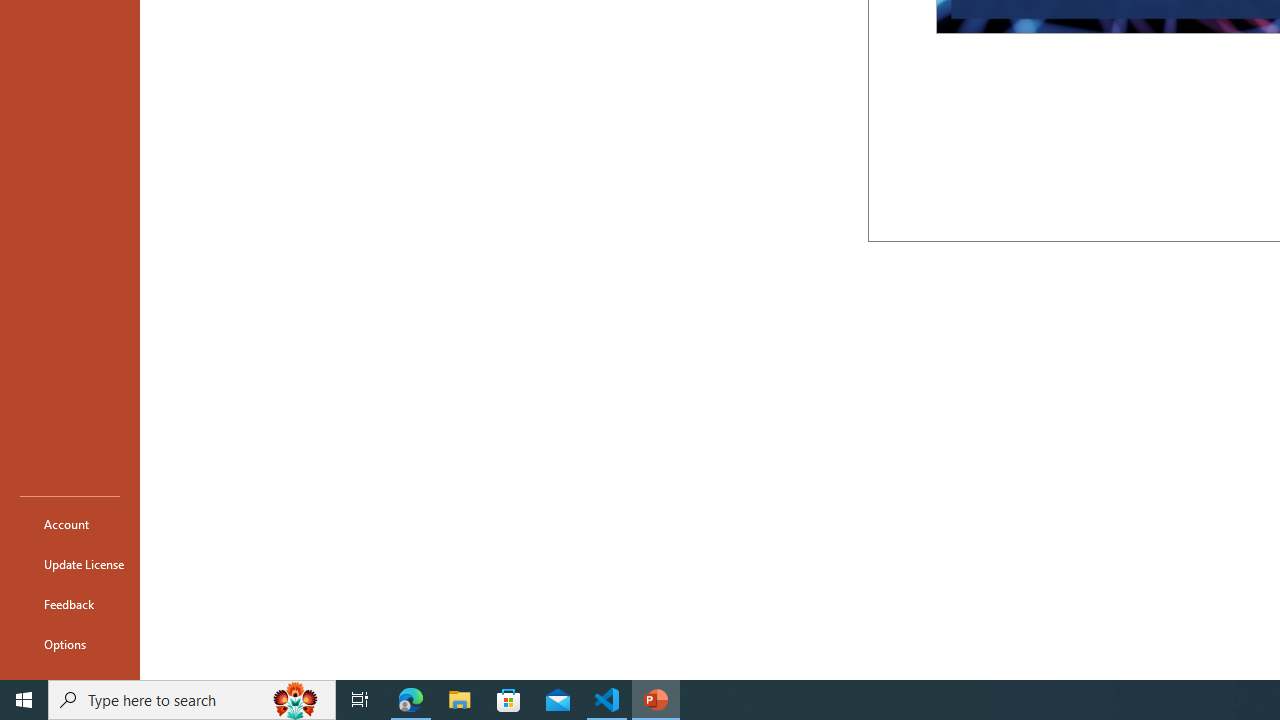 The width and height of the screenshot is (1280, 720). Describe the element at coordinates (69, 564) in the screenshot. I see `'Update License'` at that location.